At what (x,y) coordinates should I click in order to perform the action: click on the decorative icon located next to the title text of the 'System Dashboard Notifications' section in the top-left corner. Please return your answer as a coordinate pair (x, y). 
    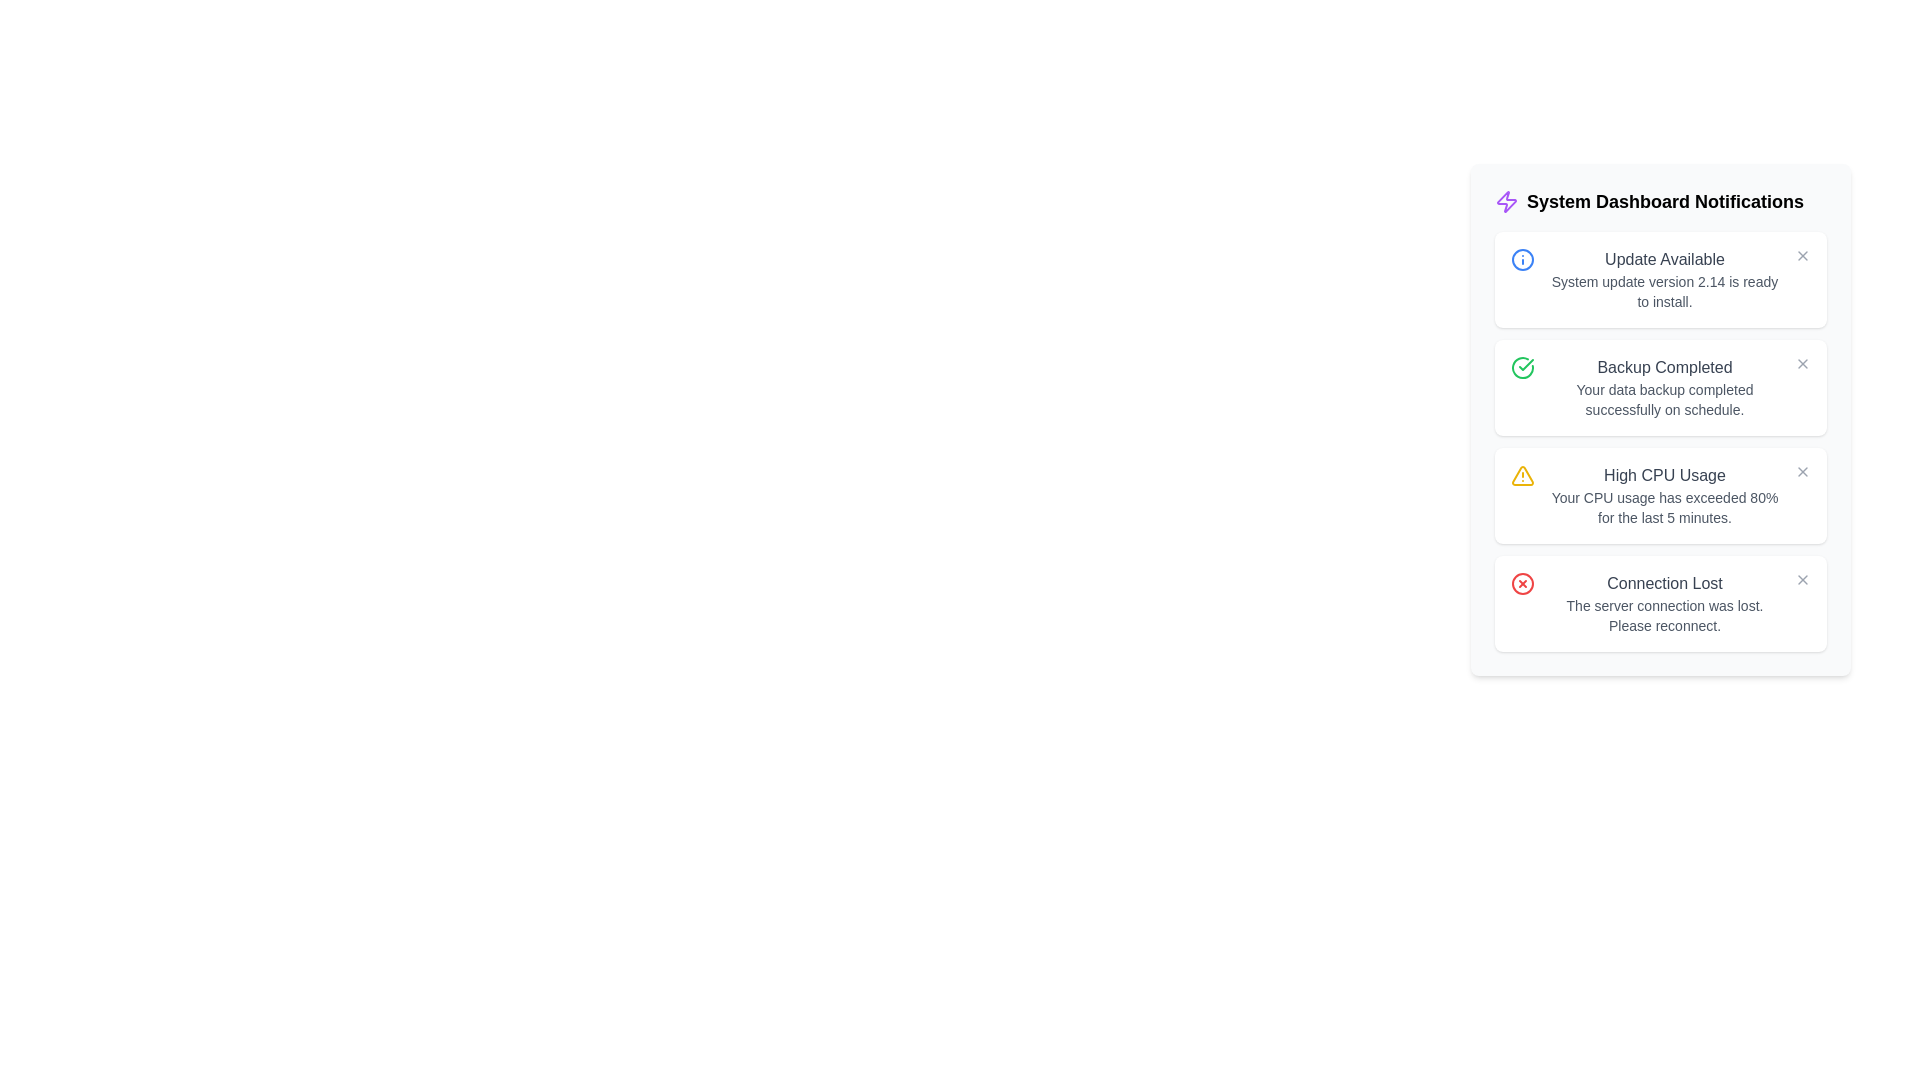
    Looking at the image, I should click on (1507, 201).